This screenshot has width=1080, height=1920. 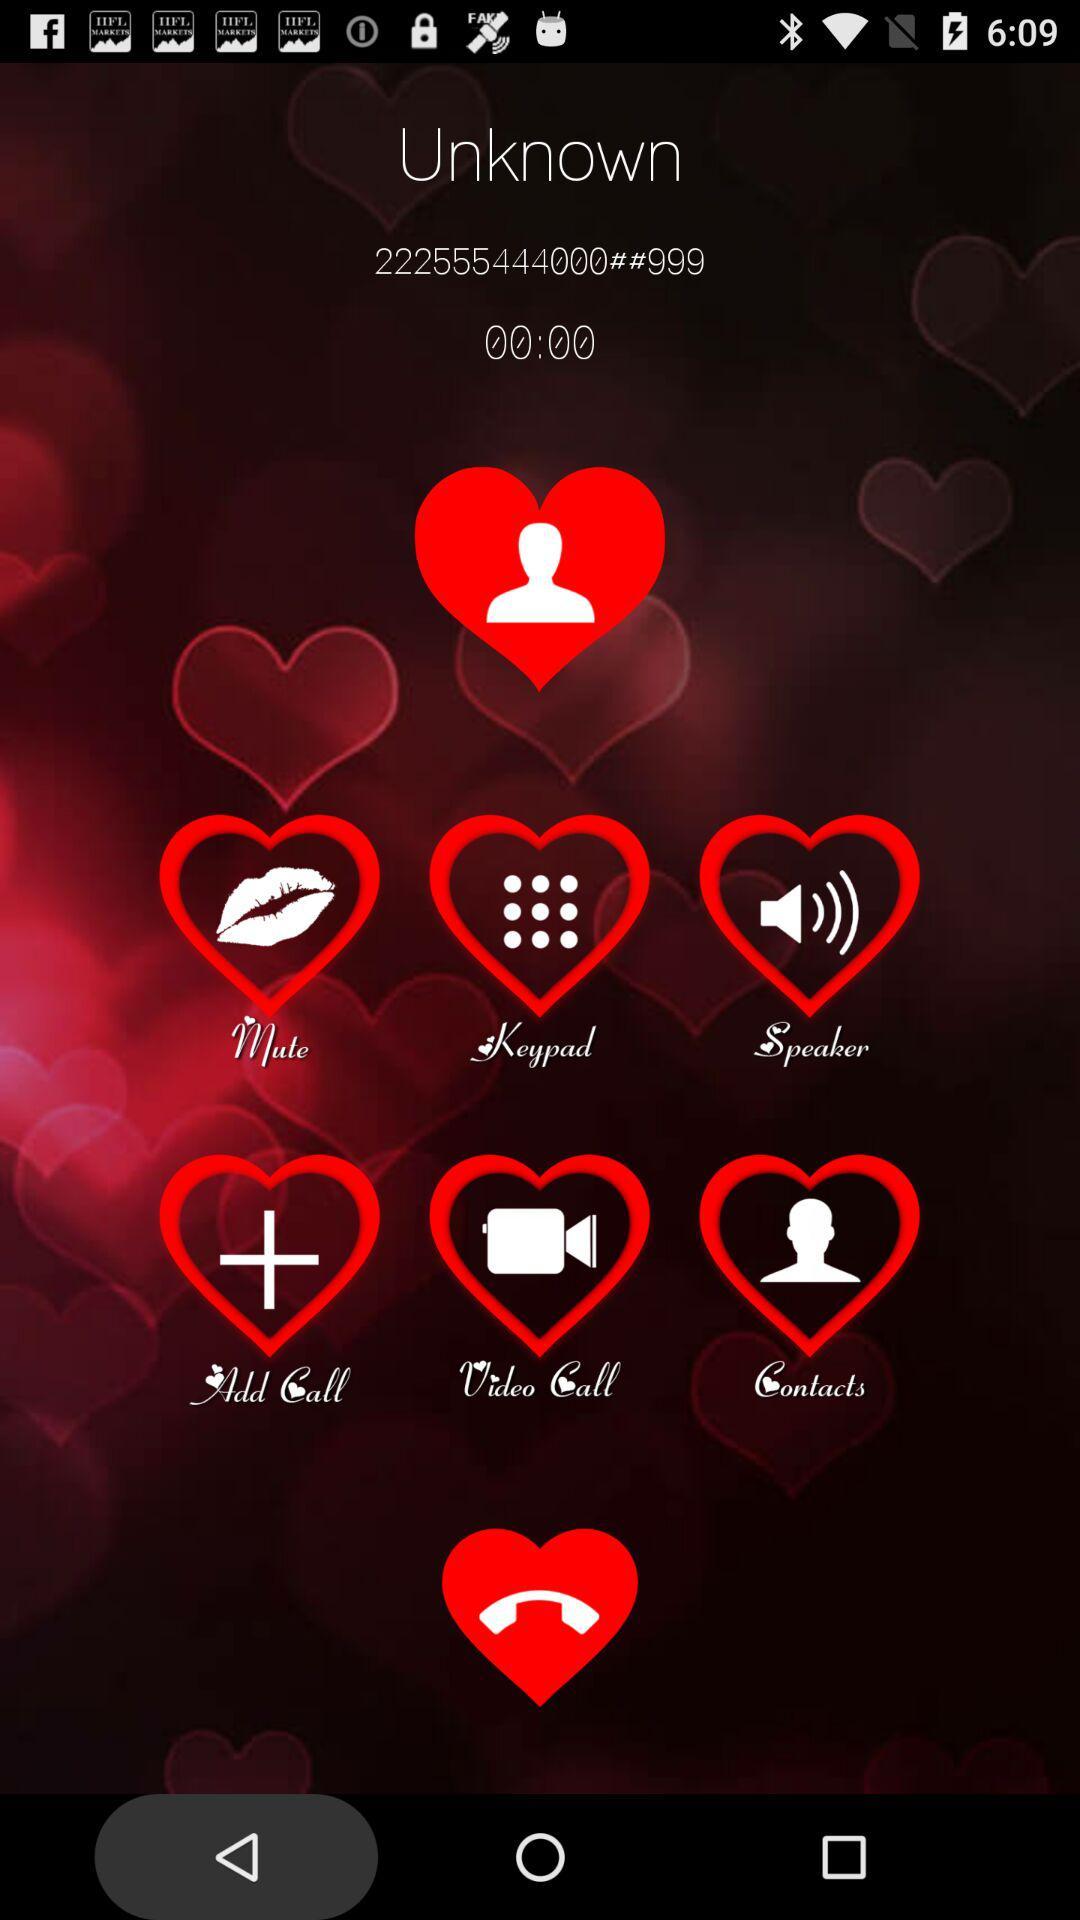 I want to click on click for contacts, so click(x=810, y=1276).